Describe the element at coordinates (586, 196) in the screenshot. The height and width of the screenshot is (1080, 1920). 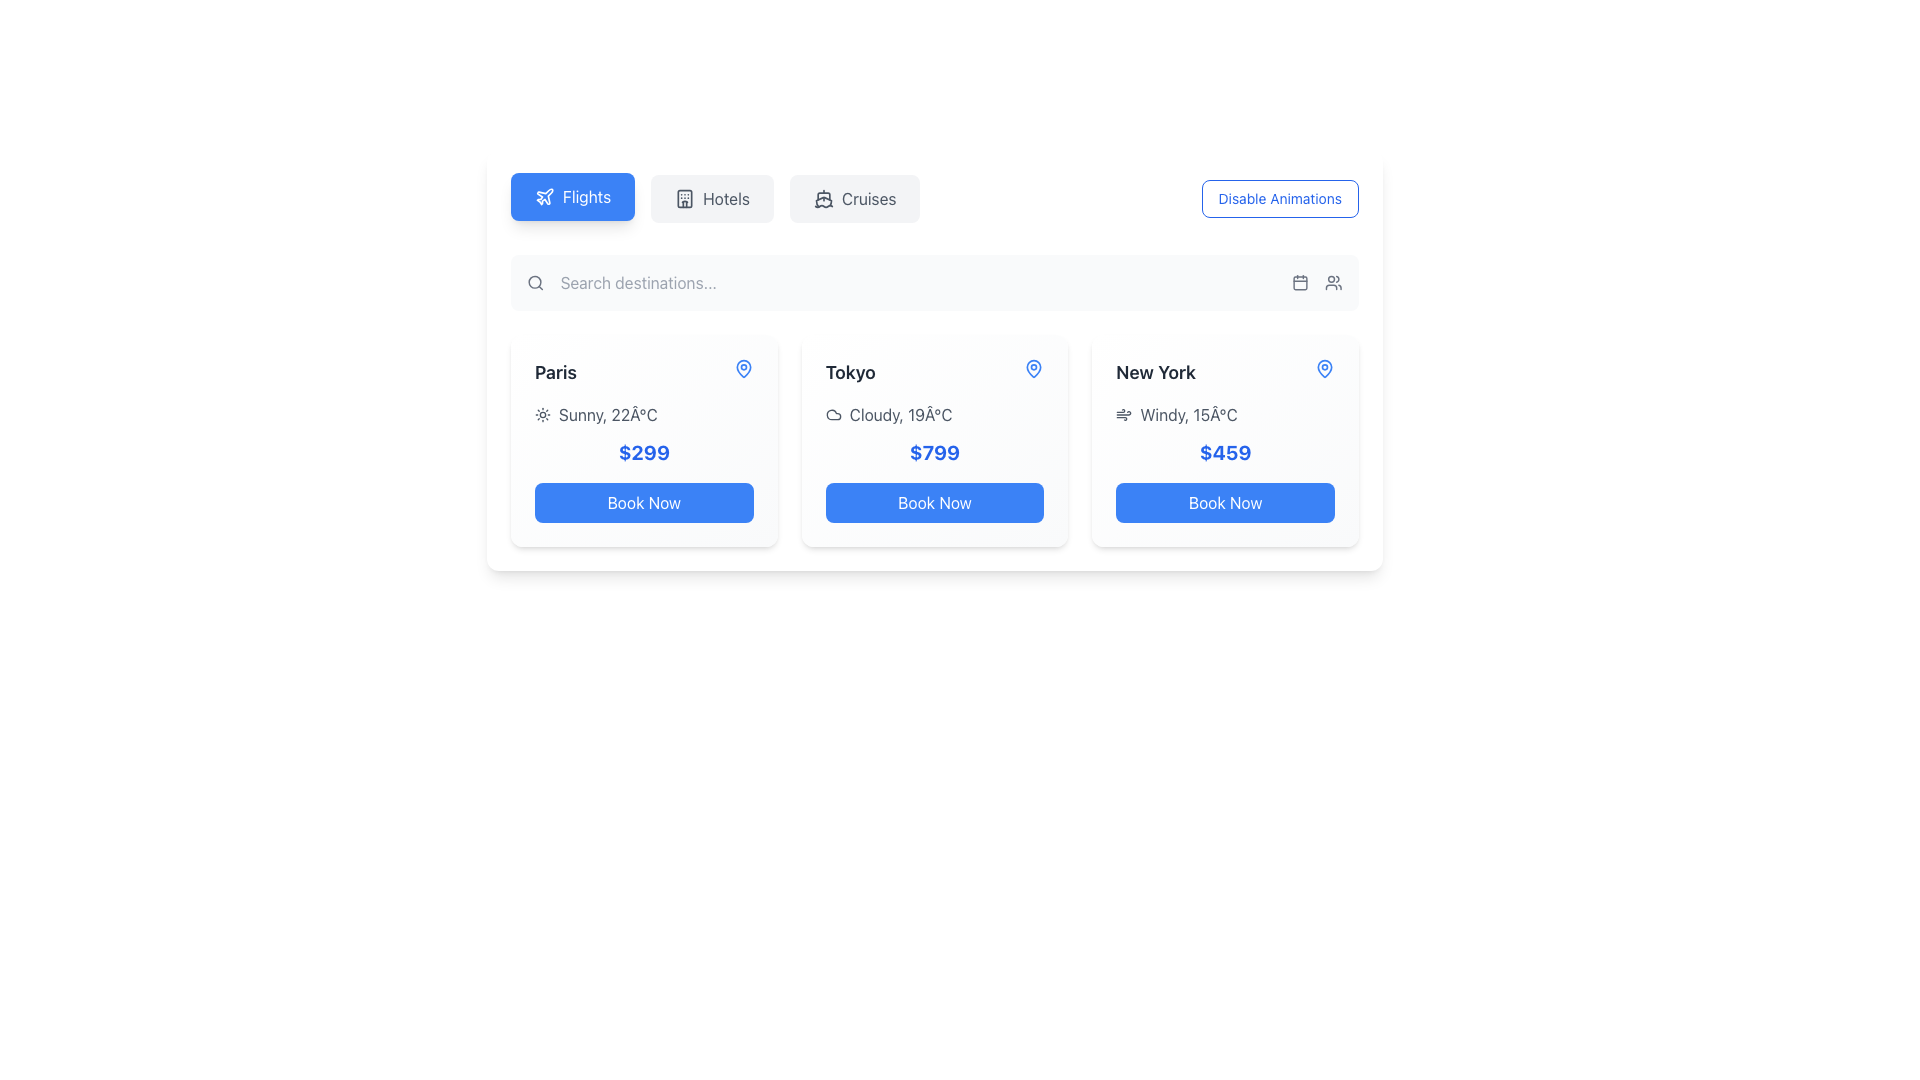
I see `the button containing the text label 'flights'` at that location.